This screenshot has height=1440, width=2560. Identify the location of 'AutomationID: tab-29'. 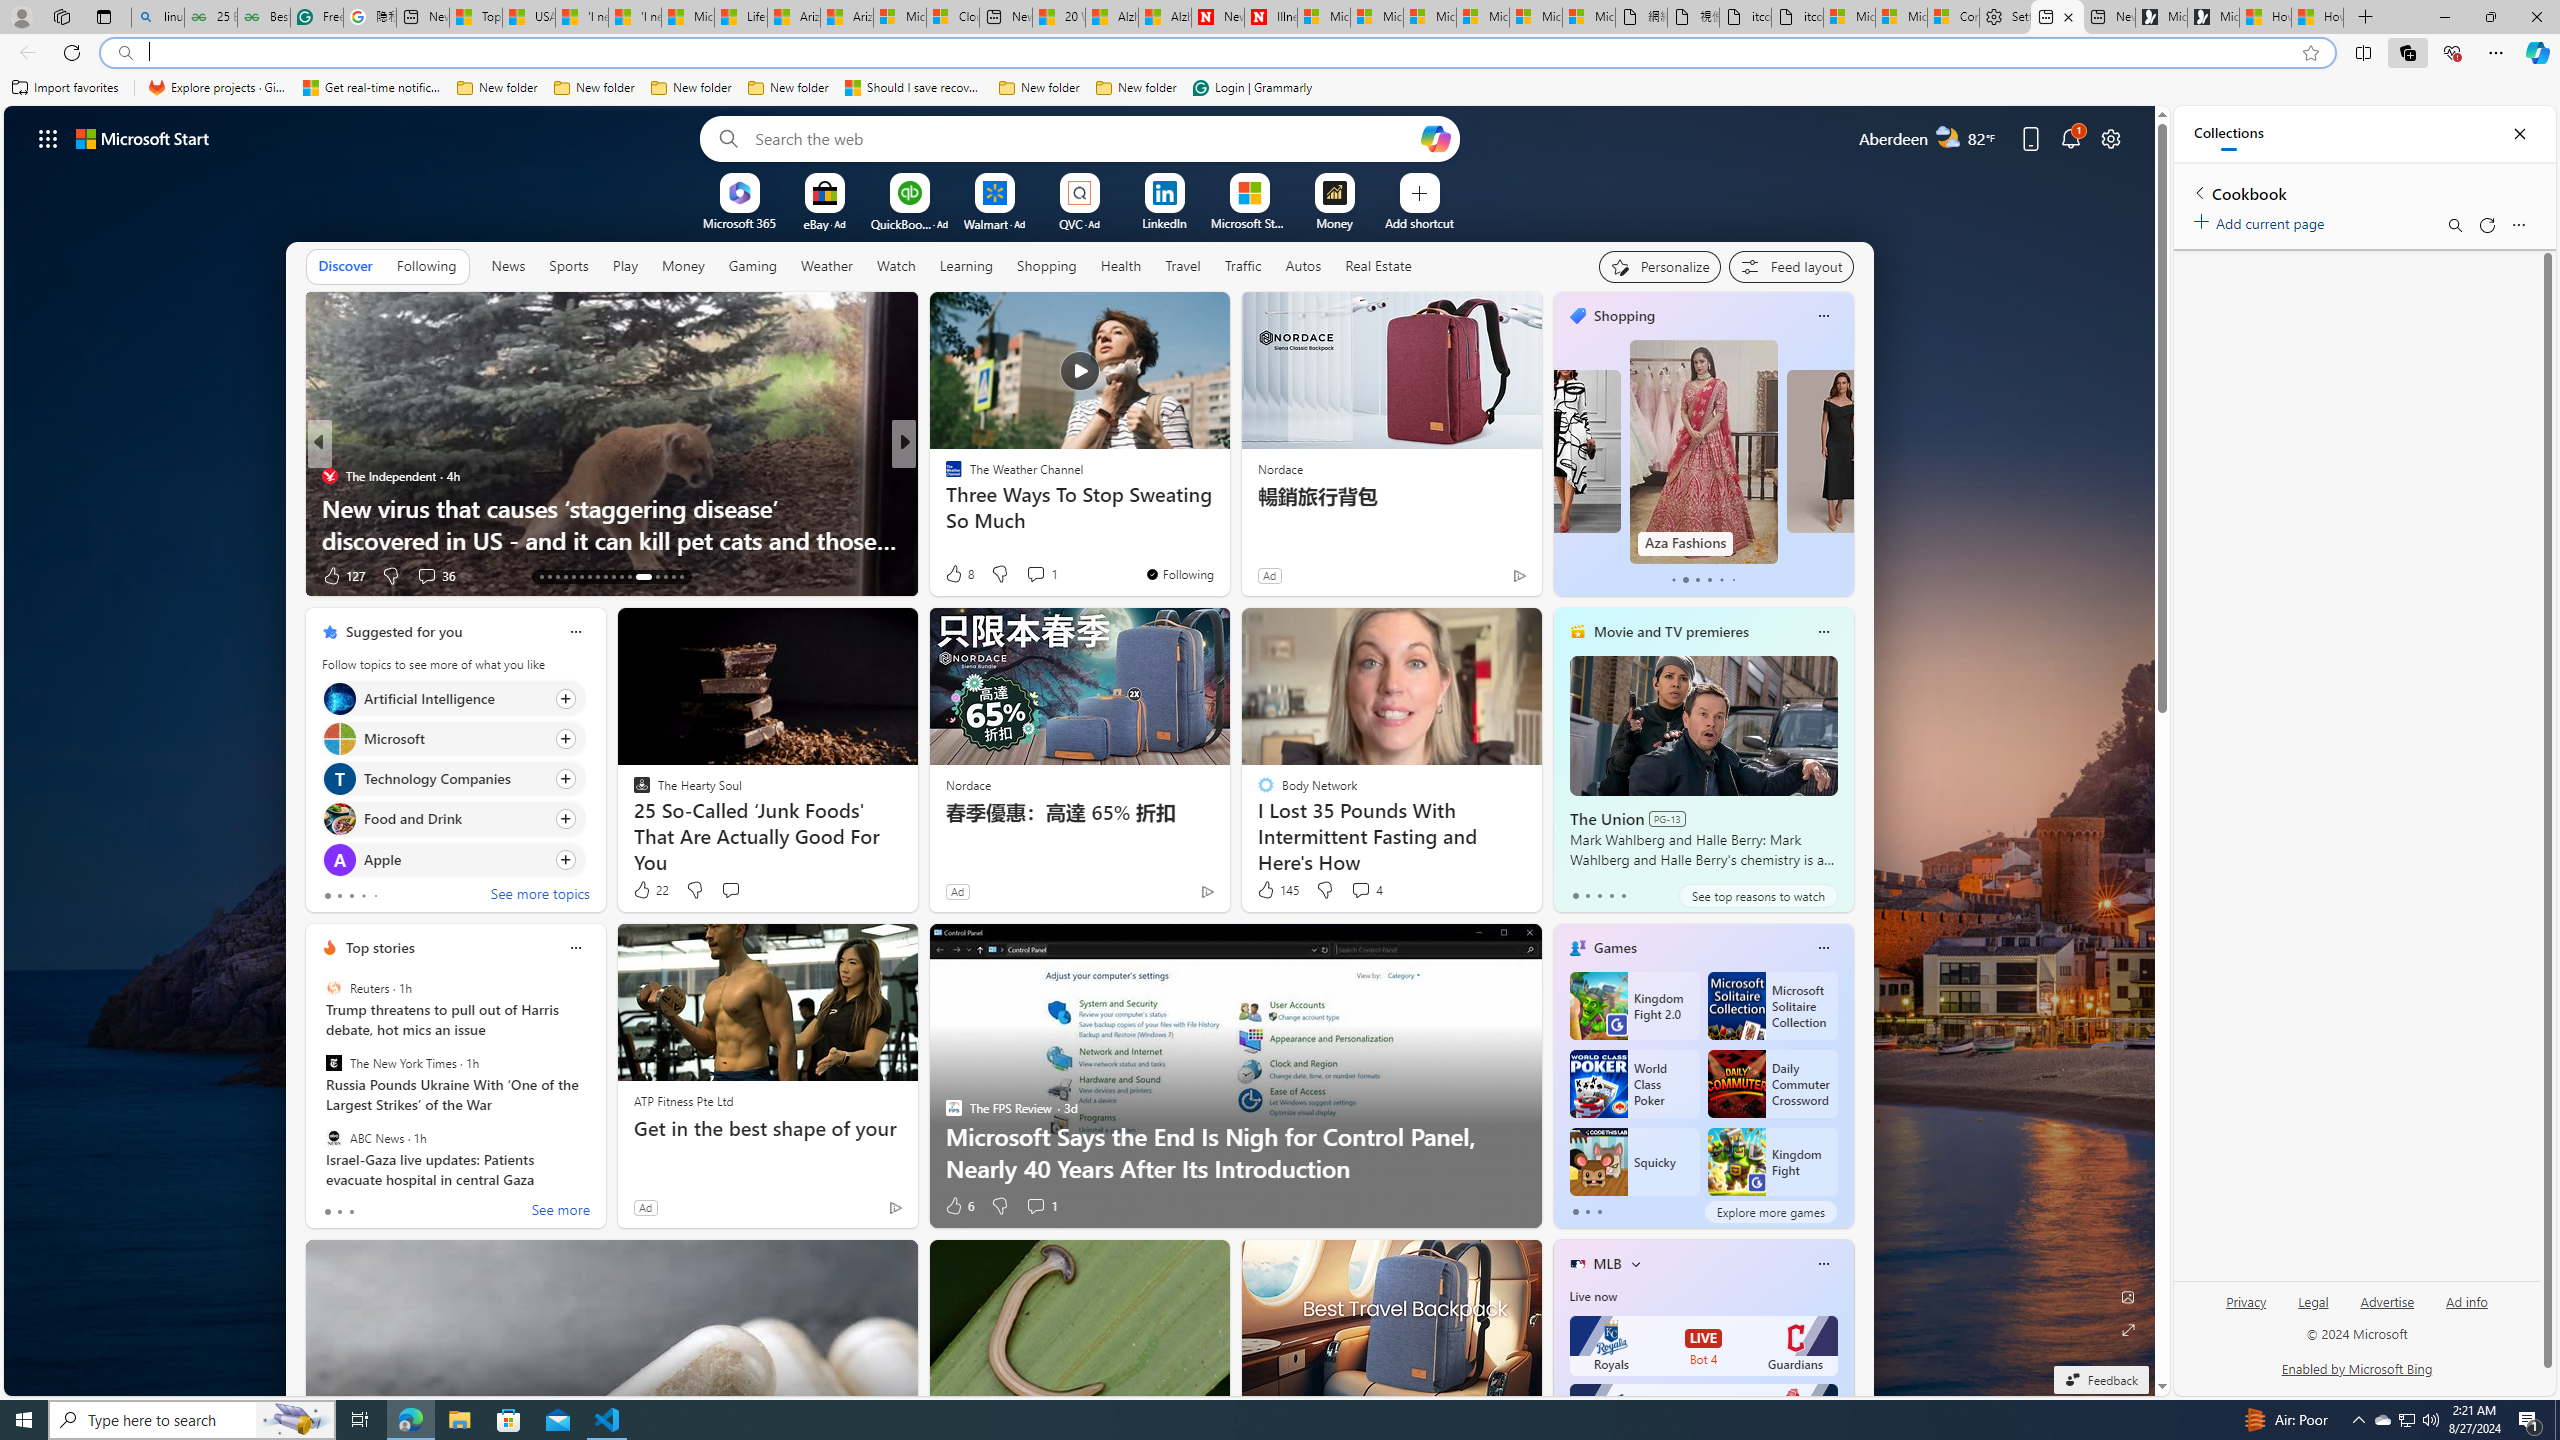
(680, 577).